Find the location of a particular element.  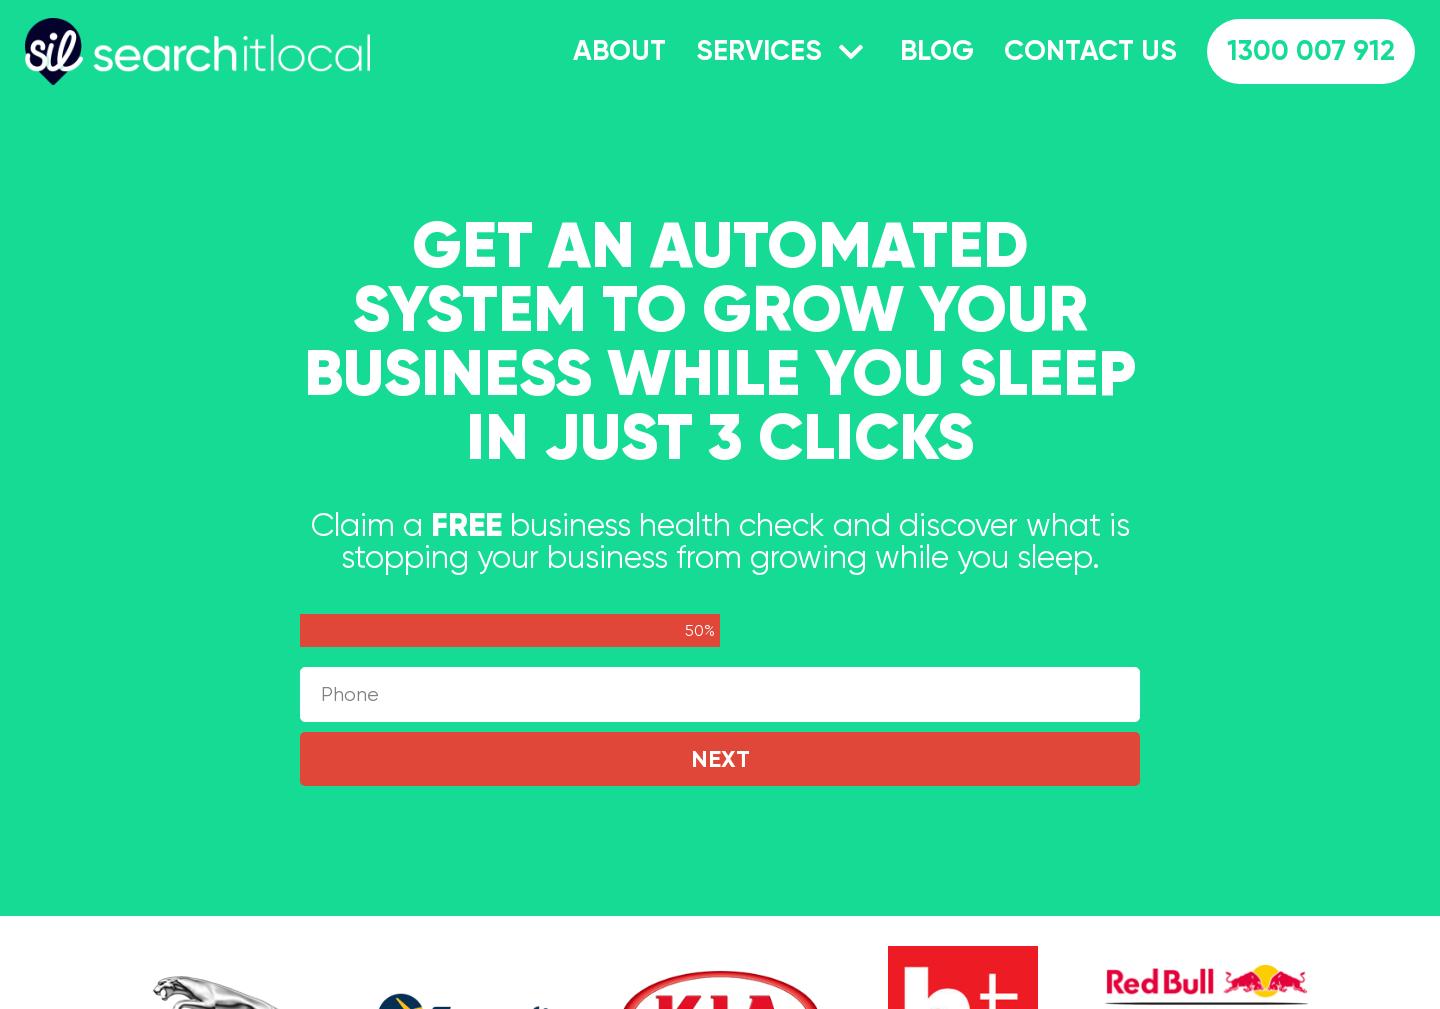

'business health check and discover what is stopping your business from growing while you sleep.' is located at coordinates (339, 541).